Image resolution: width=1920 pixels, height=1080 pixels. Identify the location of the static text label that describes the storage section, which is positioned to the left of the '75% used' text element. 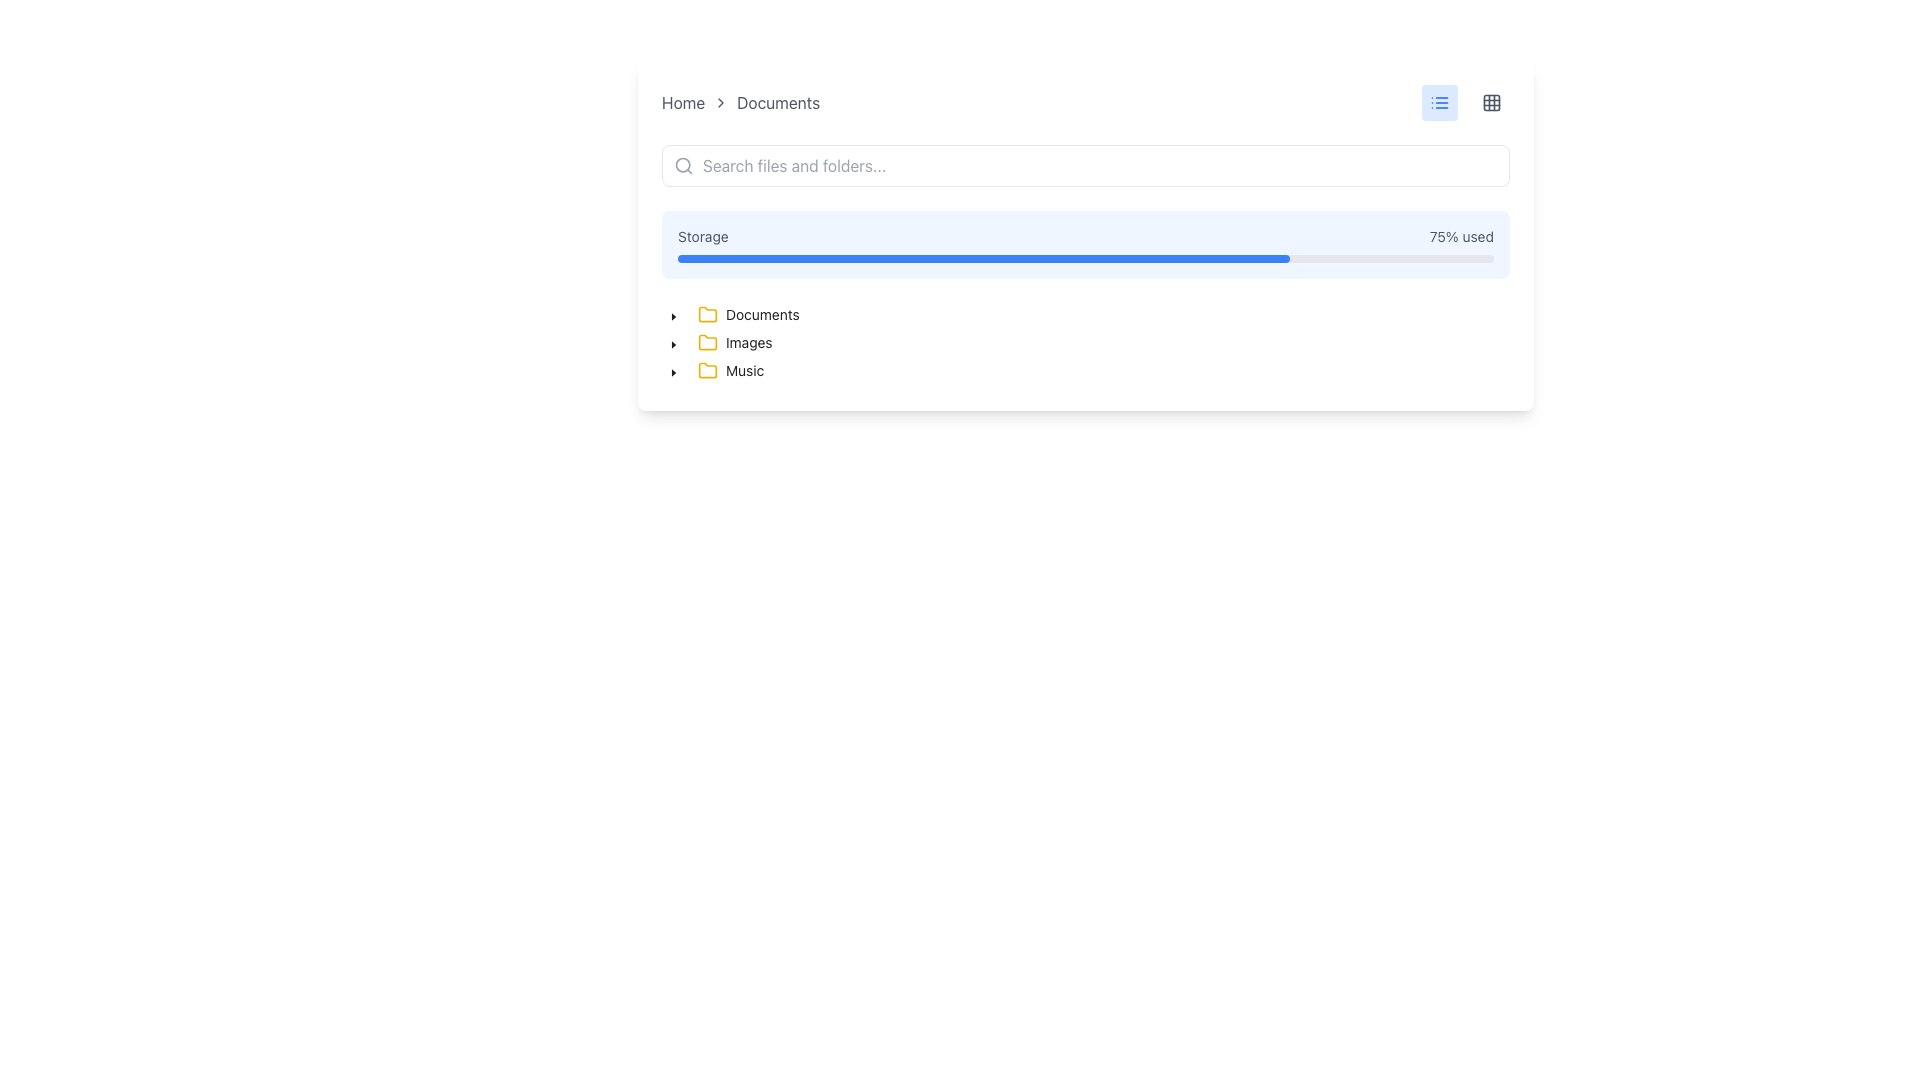
(703, 235).